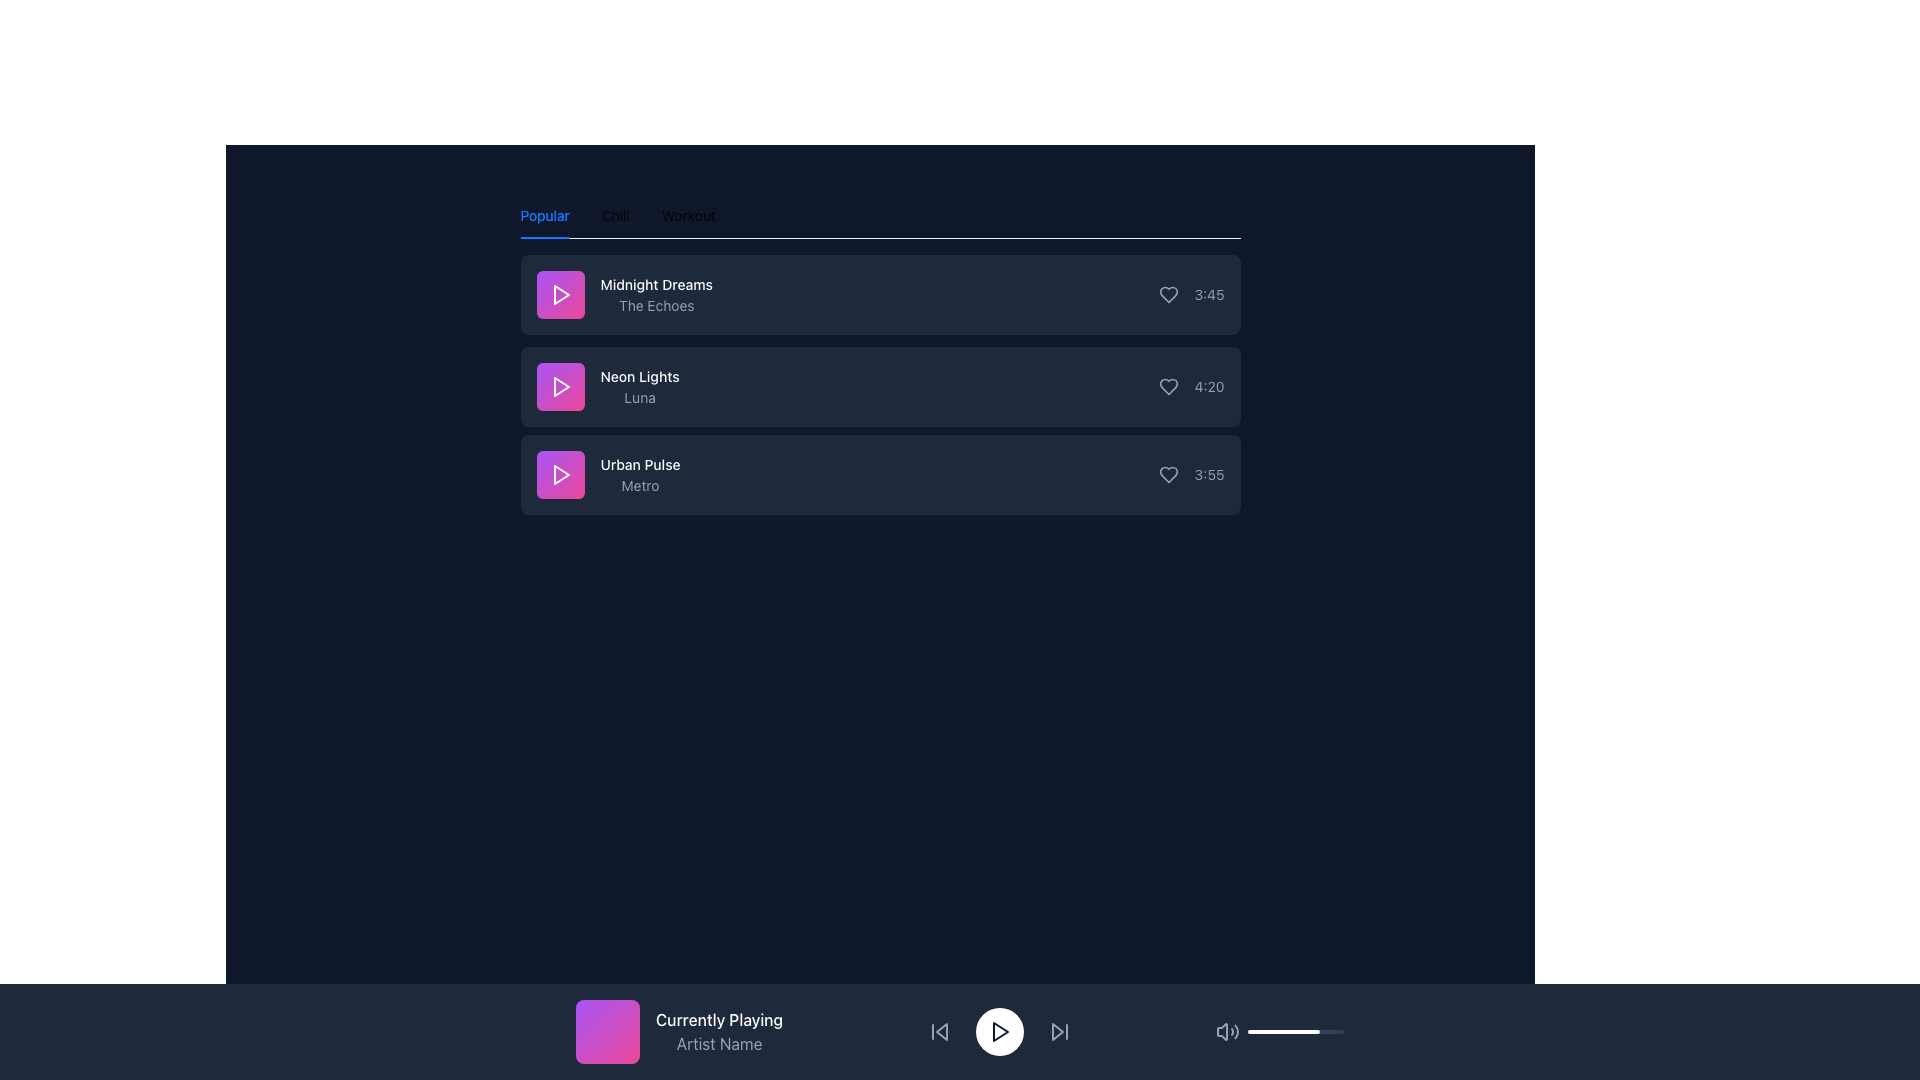 The image size is (1920, 1080). I want to click on the interactive play button located to the left of the text 'Neon Lights Luna', so click(560, 386).